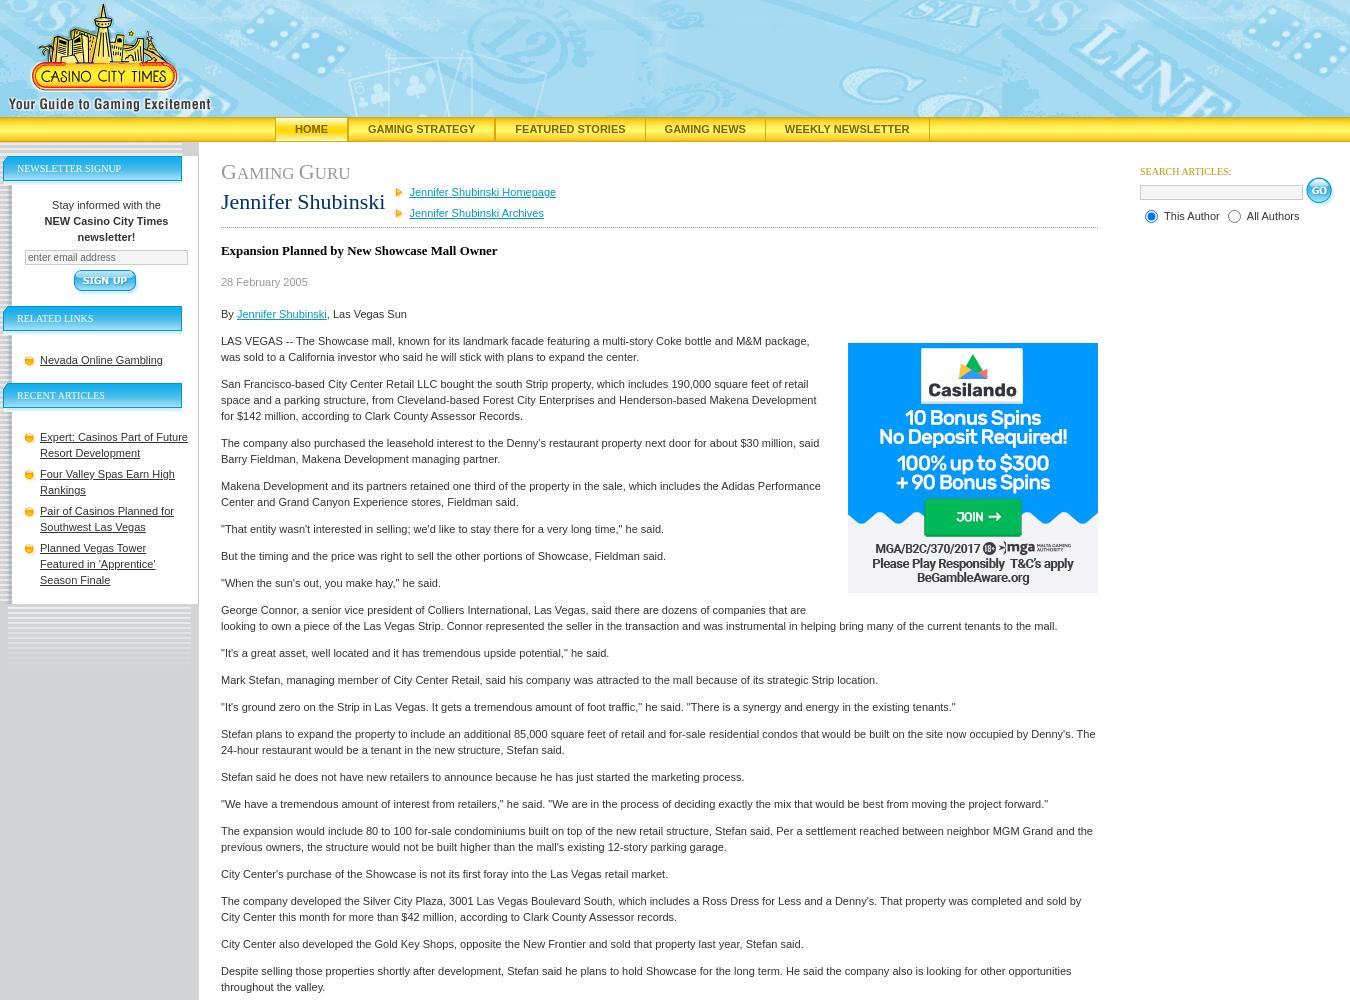  I want to click on ', Las Vegas Sun', so click(325, 312).